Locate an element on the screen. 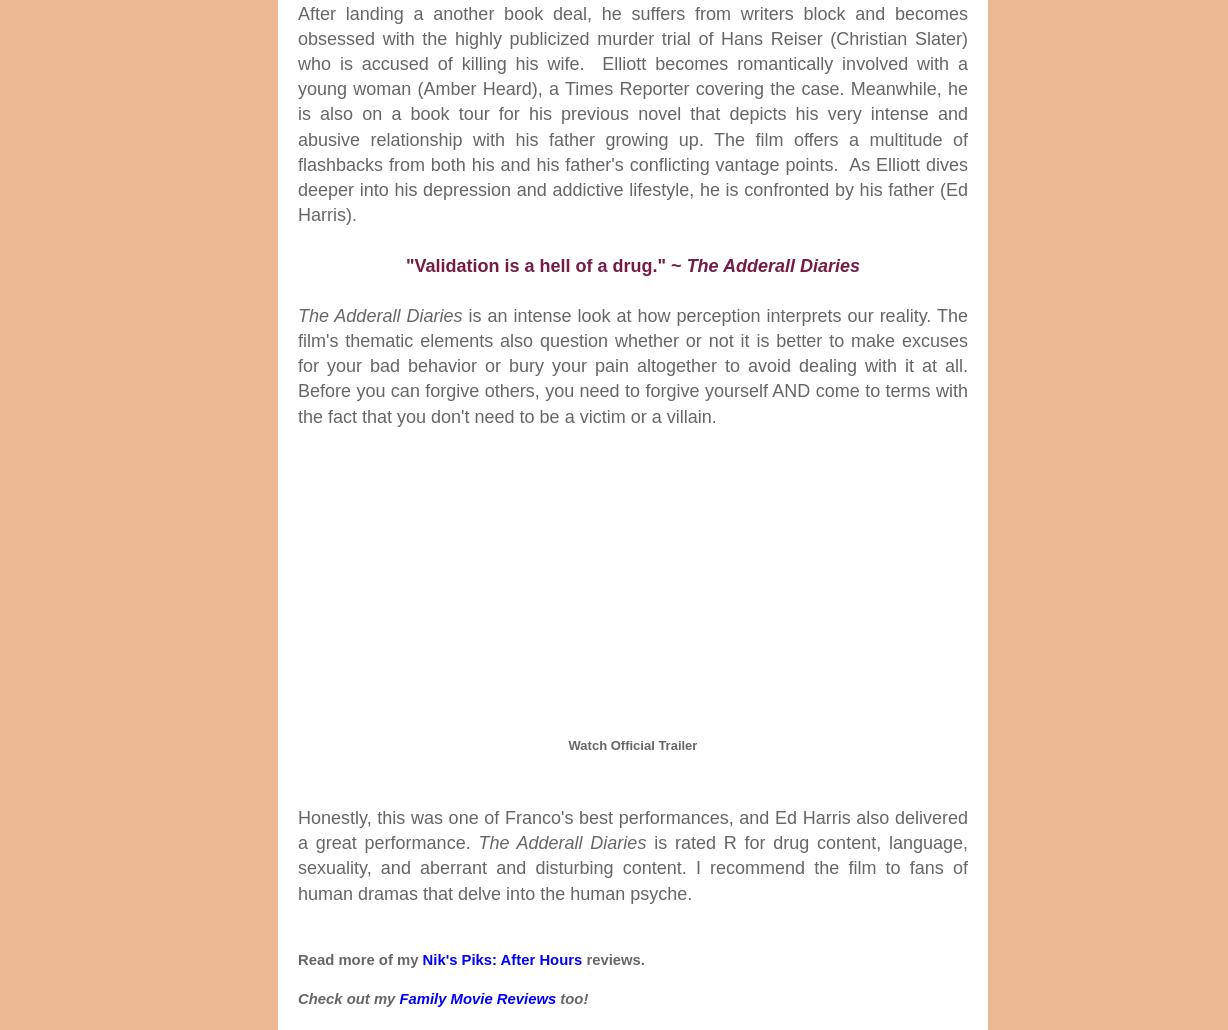  'Honestly, this was one of Franco's best performances, and Ed Harris also delivered a great performance.' is located at coordinates (633, 828).